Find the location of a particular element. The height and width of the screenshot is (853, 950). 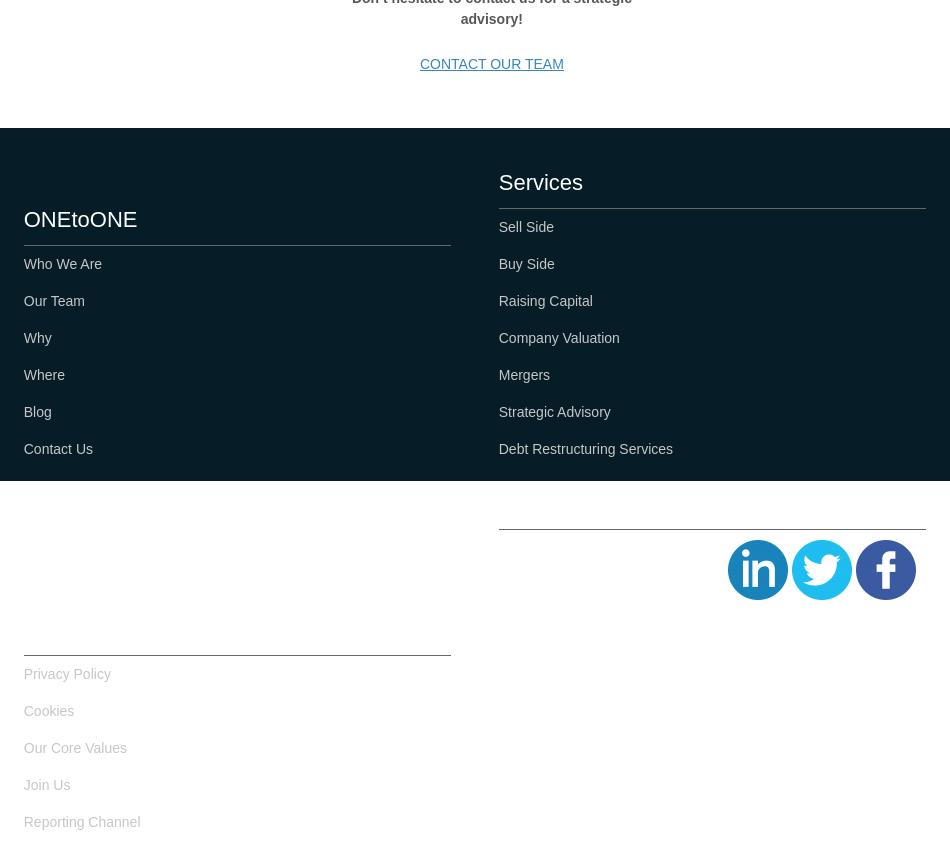

'Reporting Channel' is located at coordinates (81, 822).